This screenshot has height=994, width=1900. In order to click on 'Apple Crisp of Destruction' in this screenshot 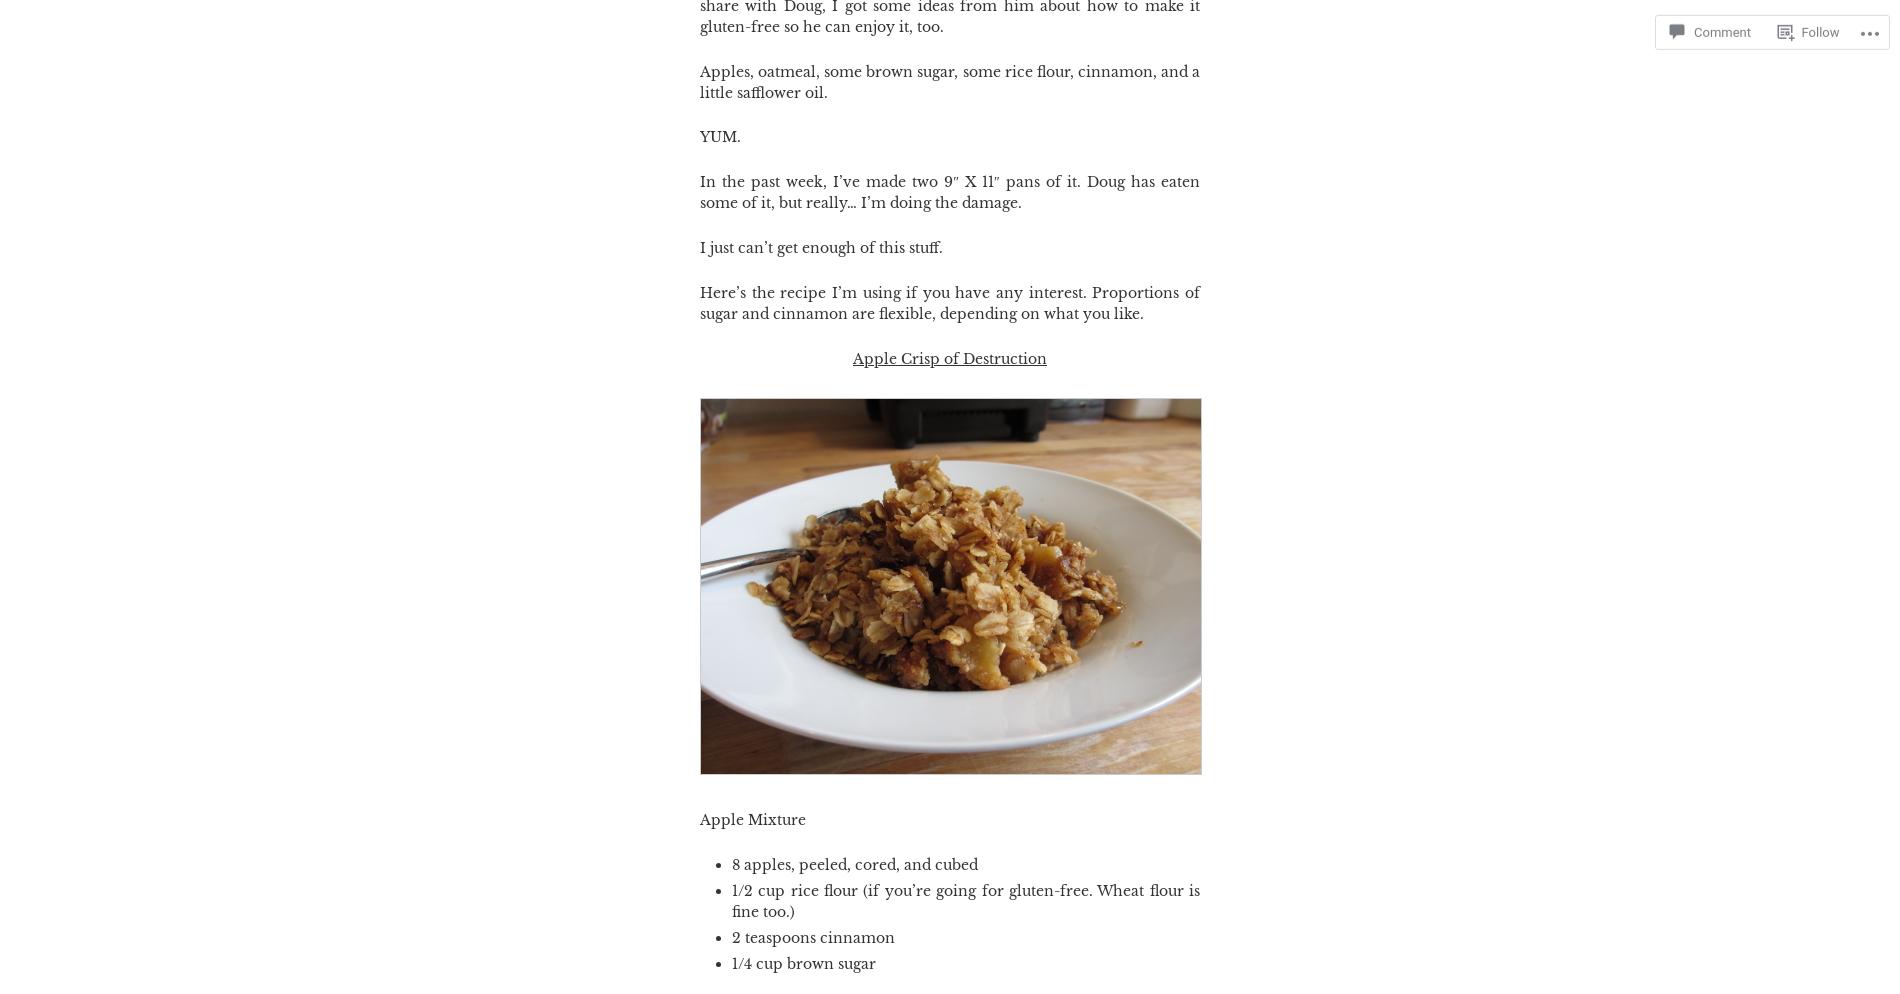, I will do `click(950, 358)`.